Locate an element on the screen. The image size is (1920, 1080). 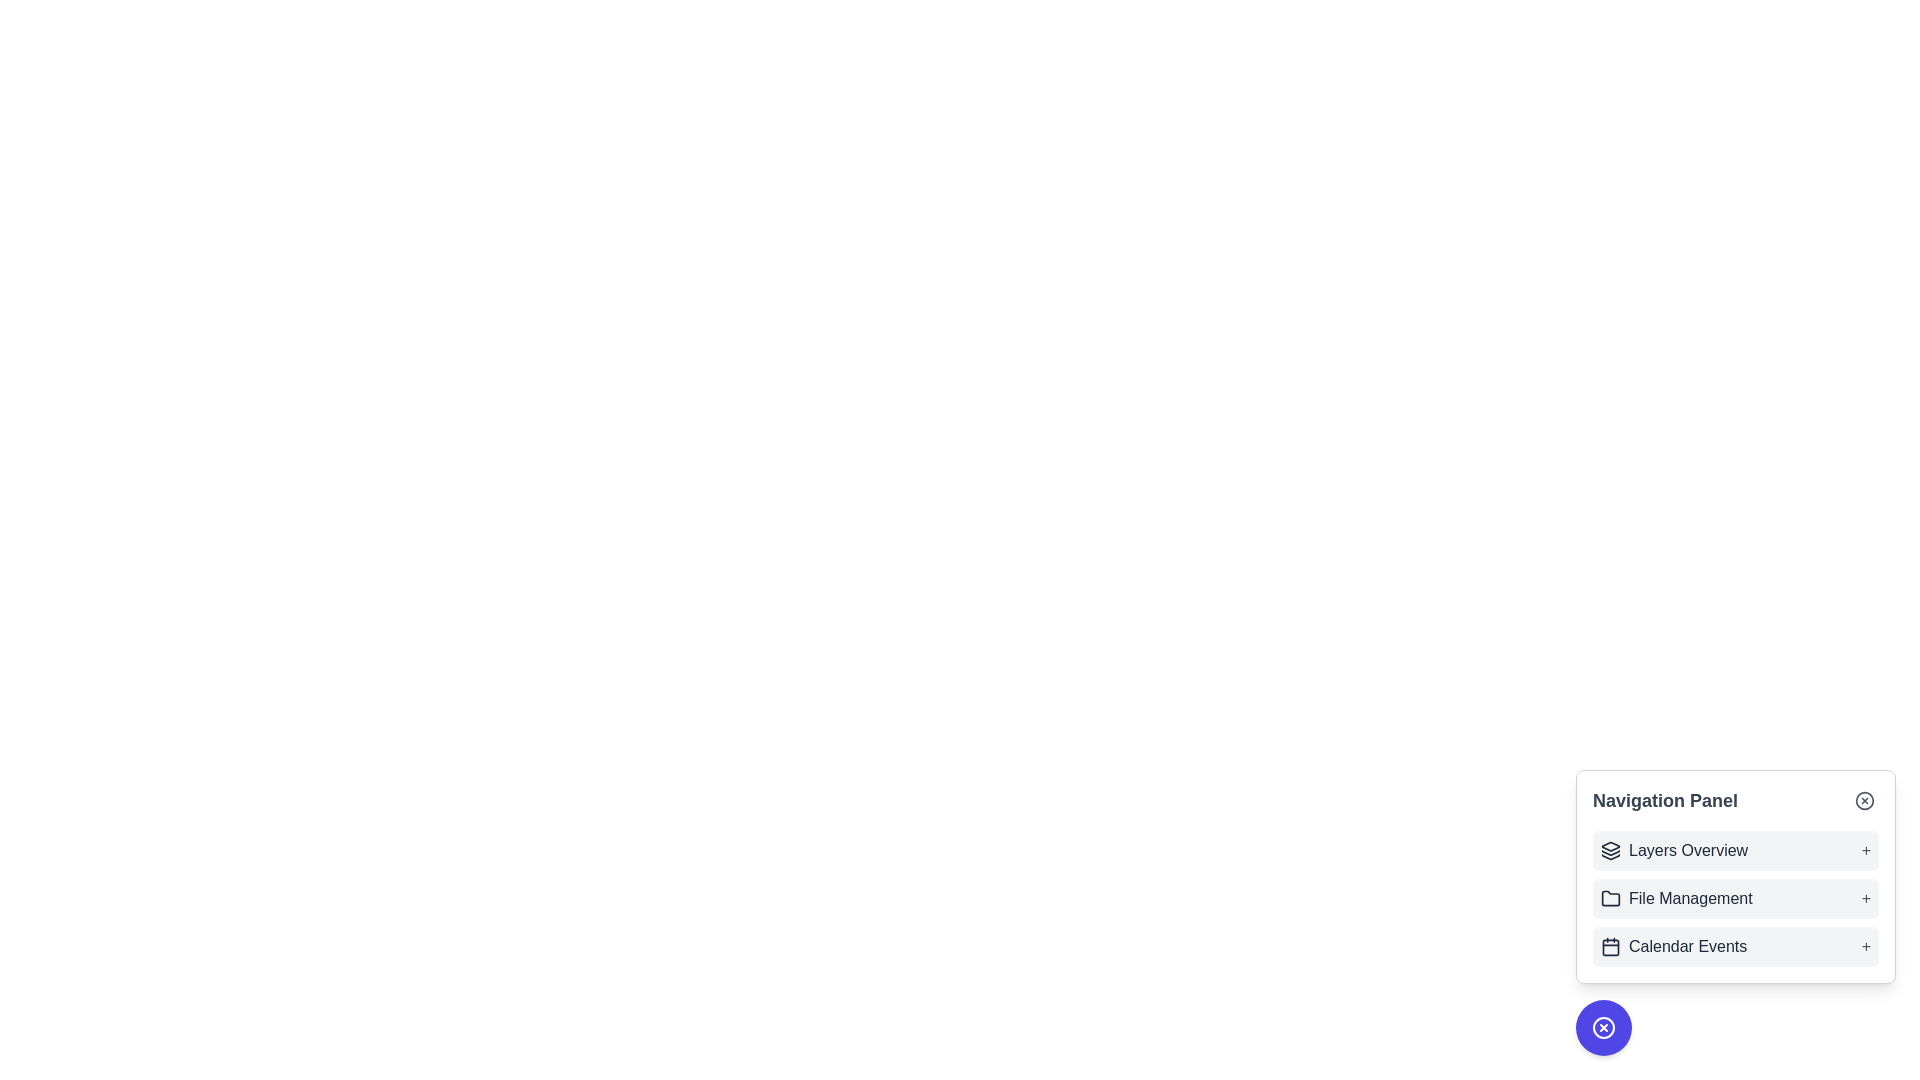
the 'Layers Overview' text label is located at coordinates (1687, 851).